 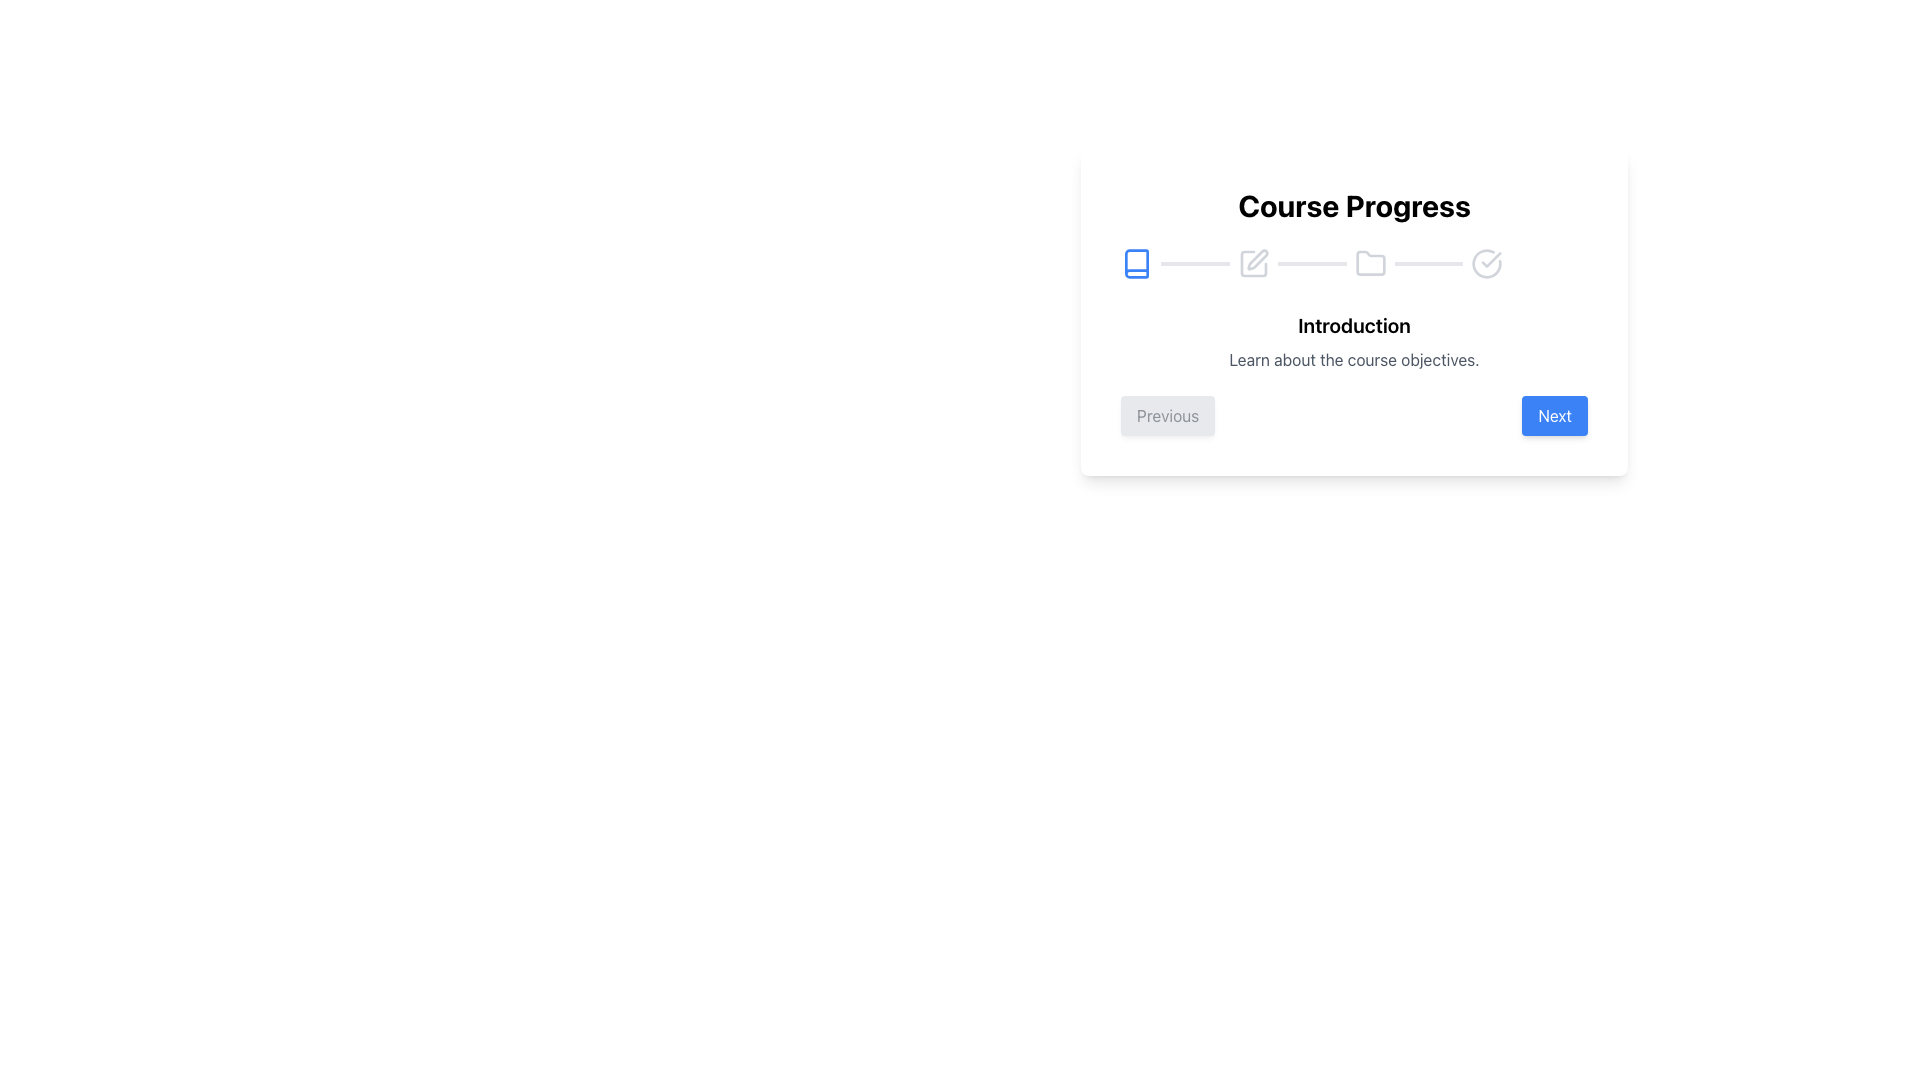 What do you see at coordinates (1487, 262) in the screenshot?
I see `the progress status by hovering over the completed checkmark icon, which is the last in a sequence of four icons in the progress tracker` at bounding box center [1487, 262].